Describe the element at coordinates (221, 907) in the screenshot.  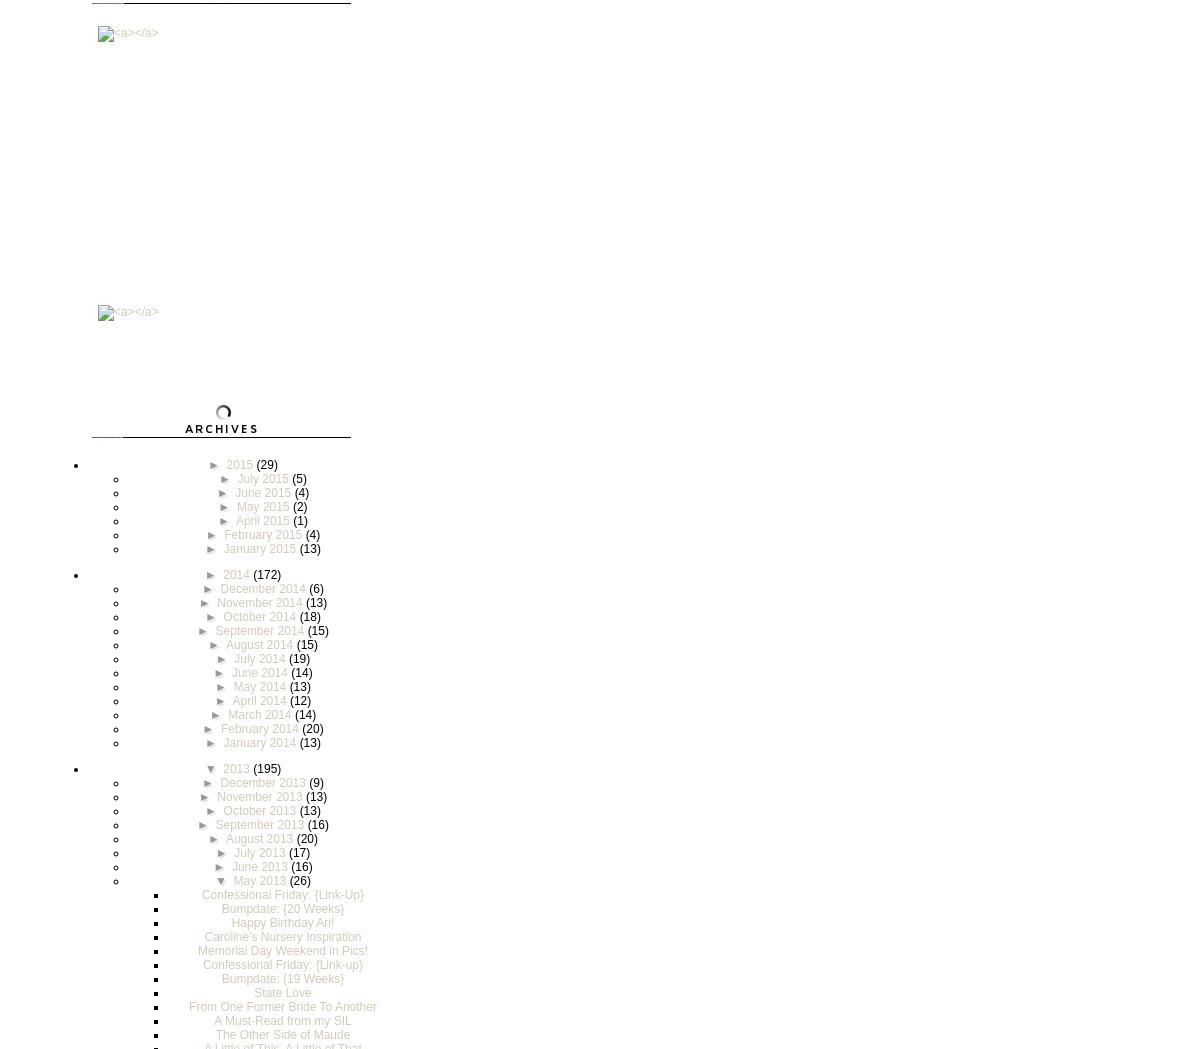
I see `'Bumpdate: {20 Weeks}'` at that location.